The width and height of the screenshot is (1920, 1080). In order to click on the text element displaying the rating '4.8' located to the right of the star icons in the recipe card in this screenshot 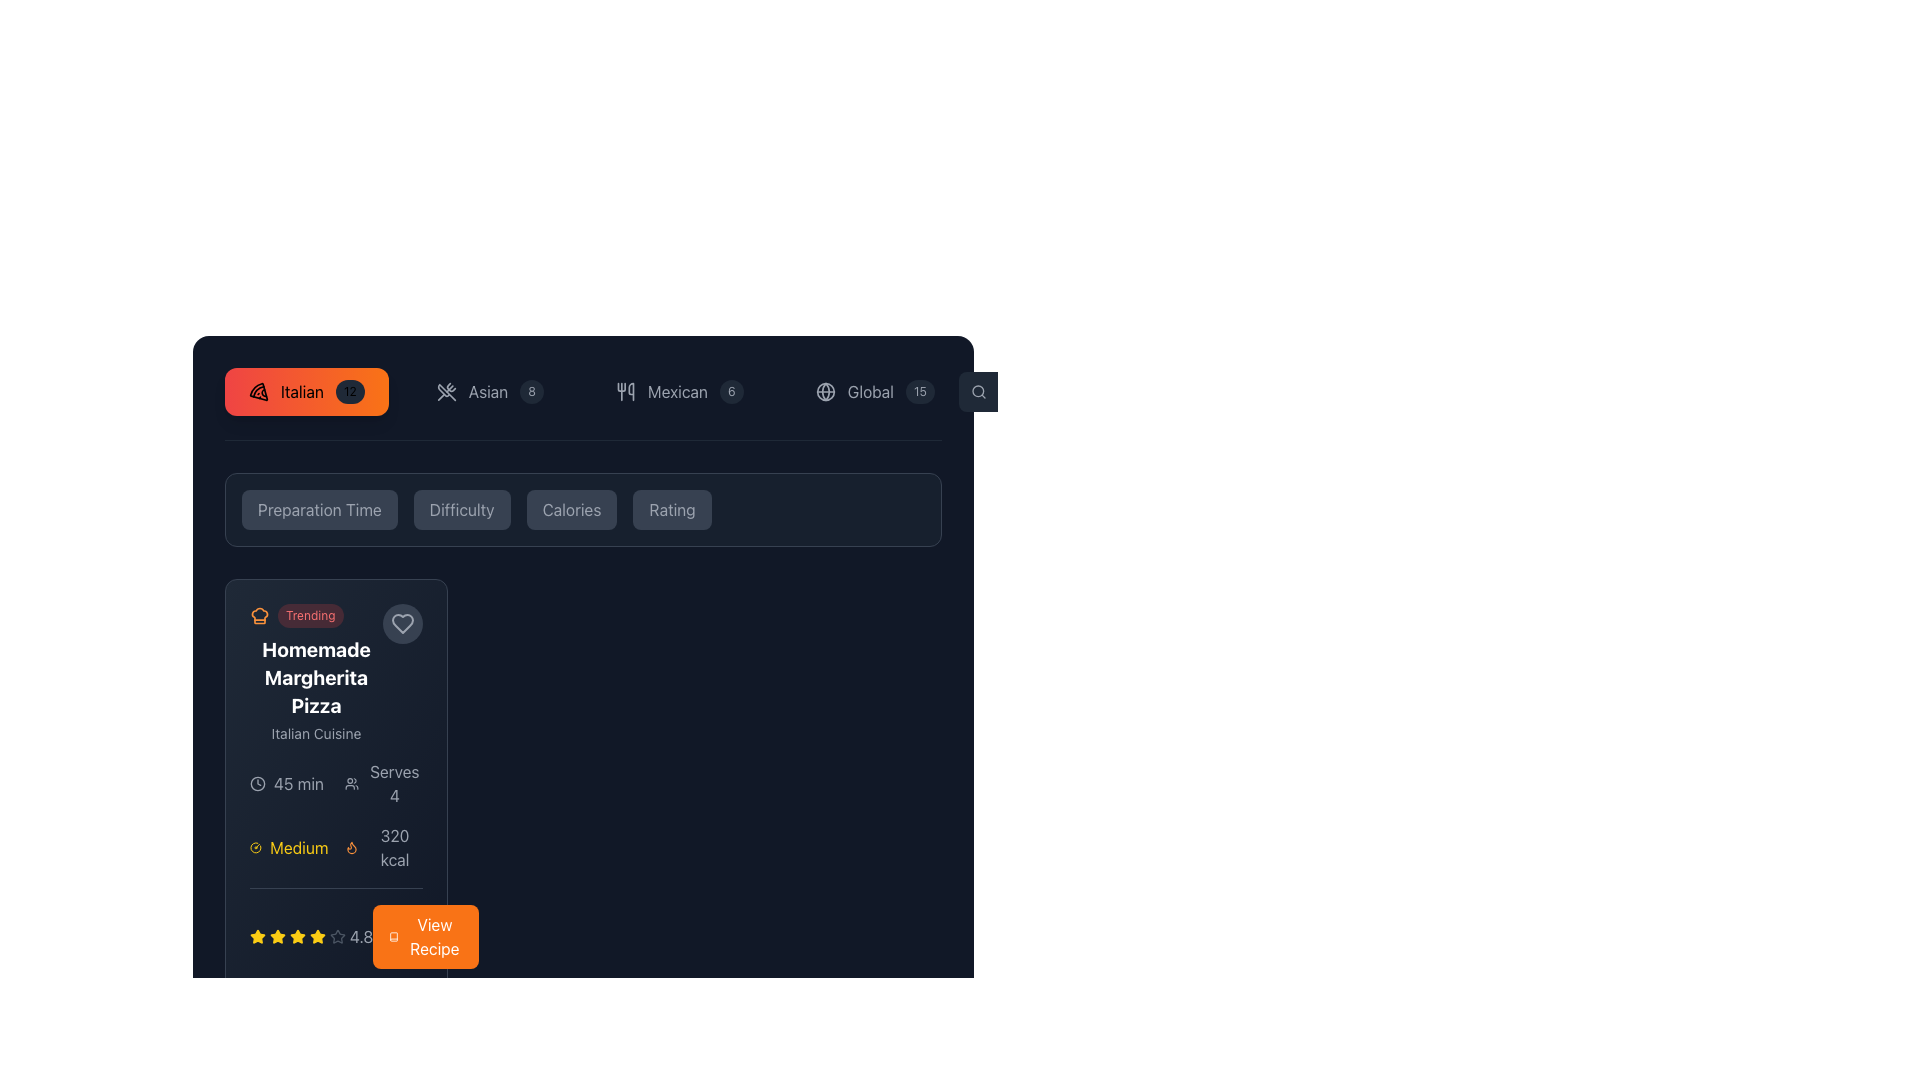, I will do `click(361, 937)`.